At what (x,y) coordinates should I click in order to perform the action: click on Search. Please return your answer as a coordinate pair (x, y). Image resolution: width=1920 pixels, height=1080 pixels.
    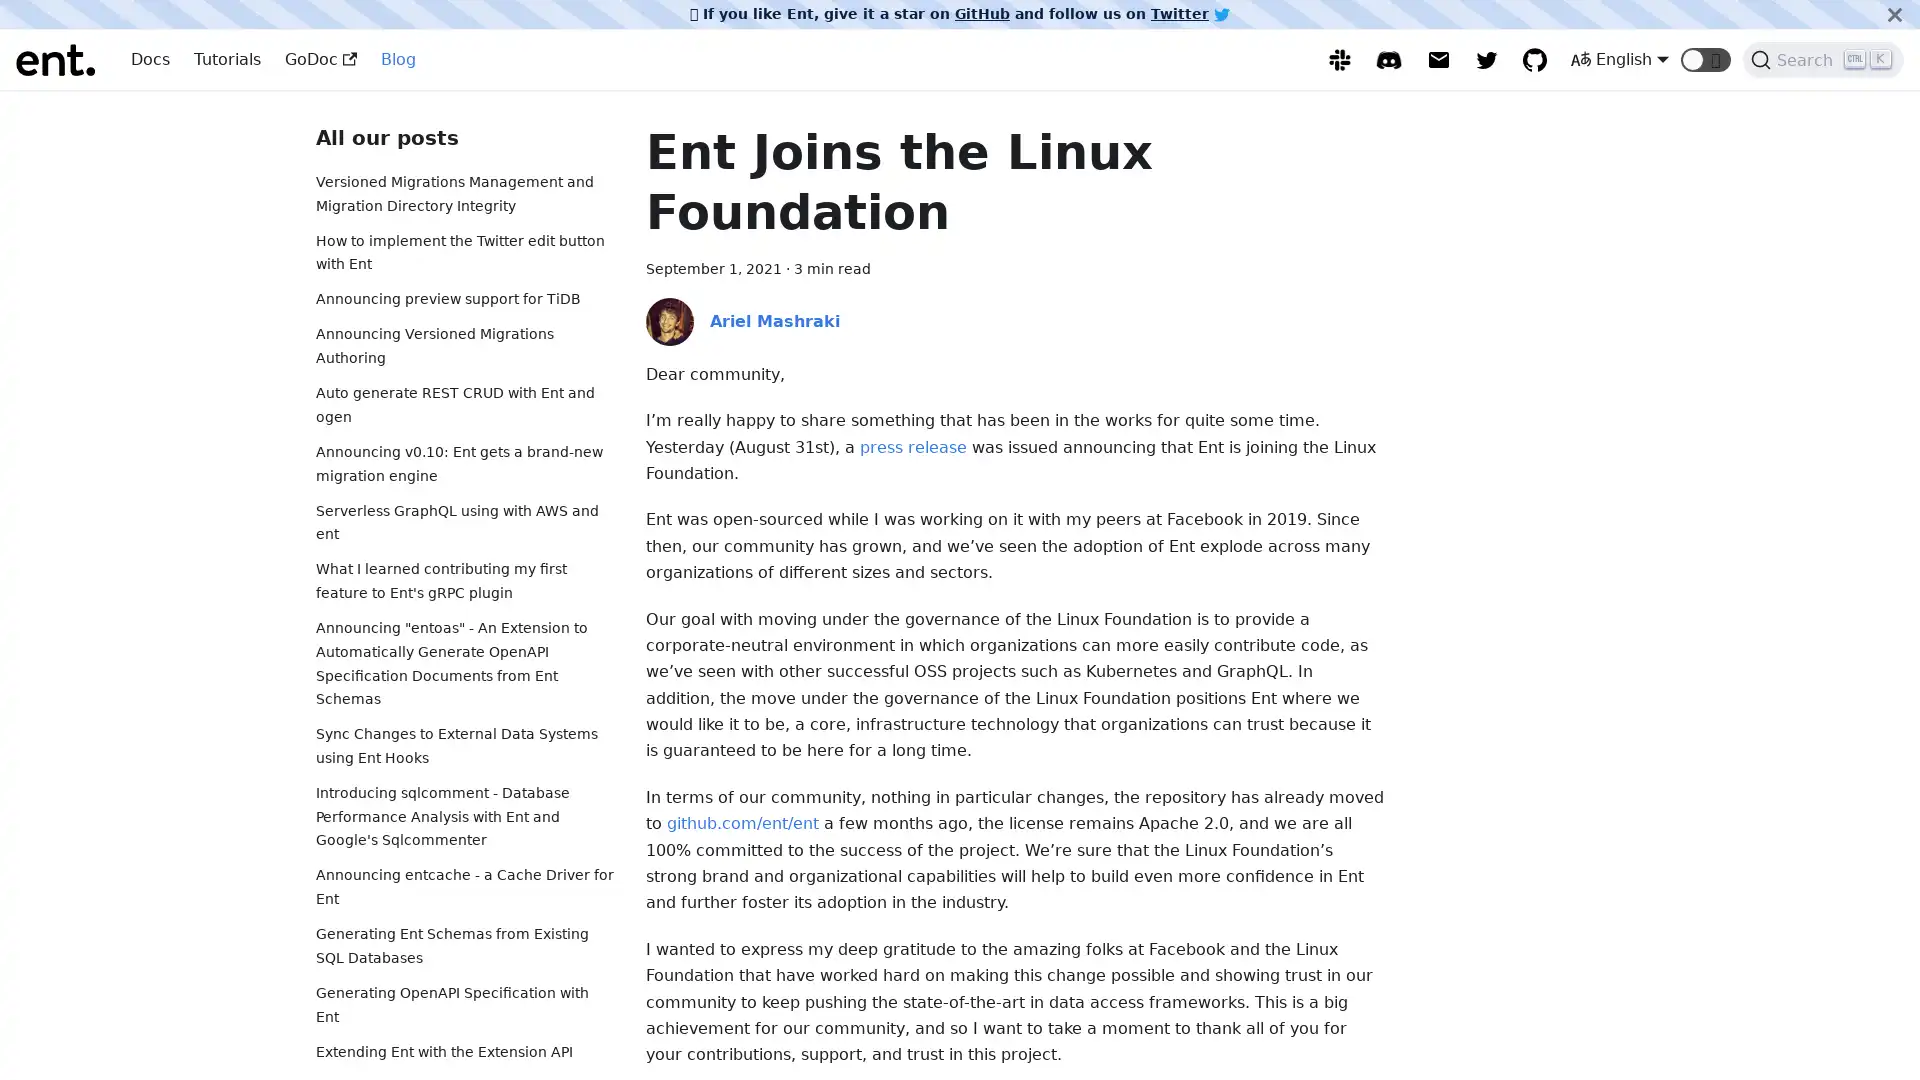
    Looking at the image, I should click on (1823, 59).